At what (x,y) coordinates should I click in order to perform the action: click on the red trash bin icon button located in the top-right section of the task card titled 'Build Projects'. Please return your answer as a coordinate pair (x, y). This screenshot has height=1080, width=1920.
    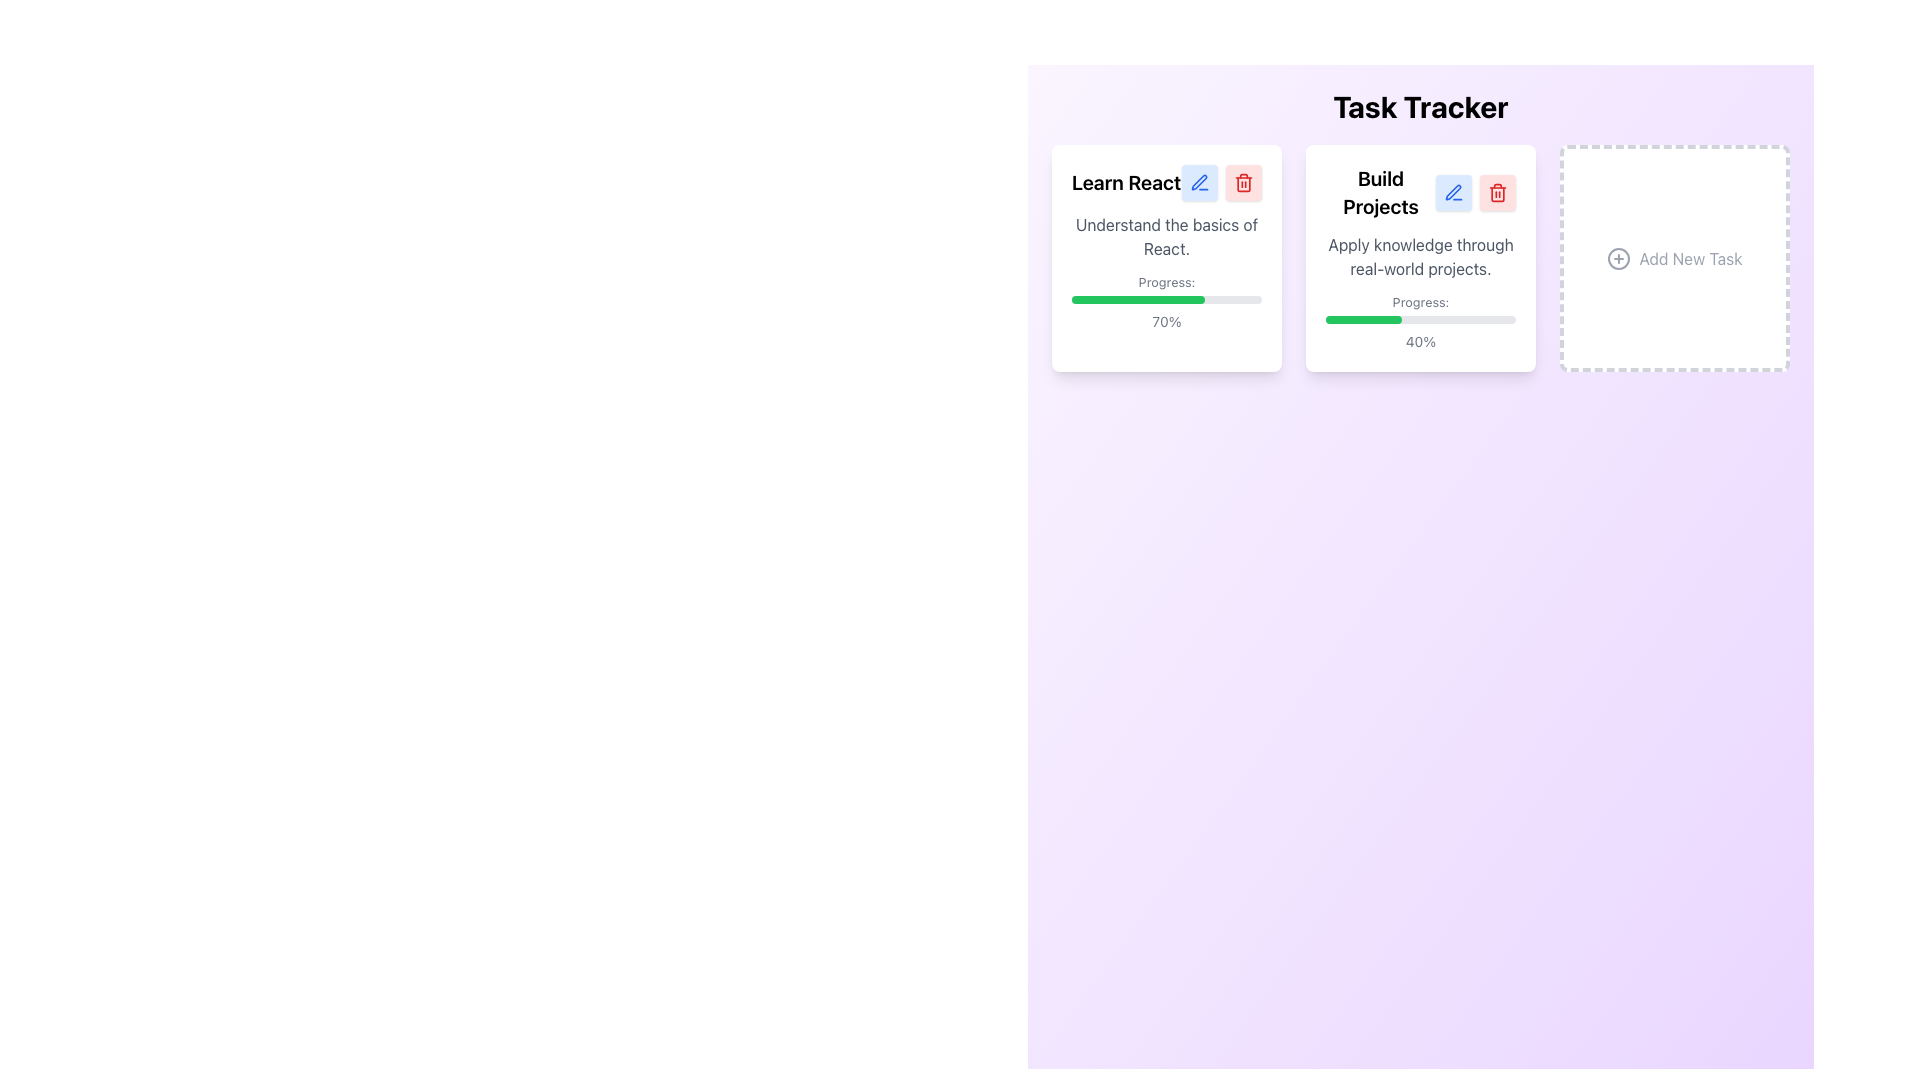
    Looking at the image, I should click on (1497, 192).